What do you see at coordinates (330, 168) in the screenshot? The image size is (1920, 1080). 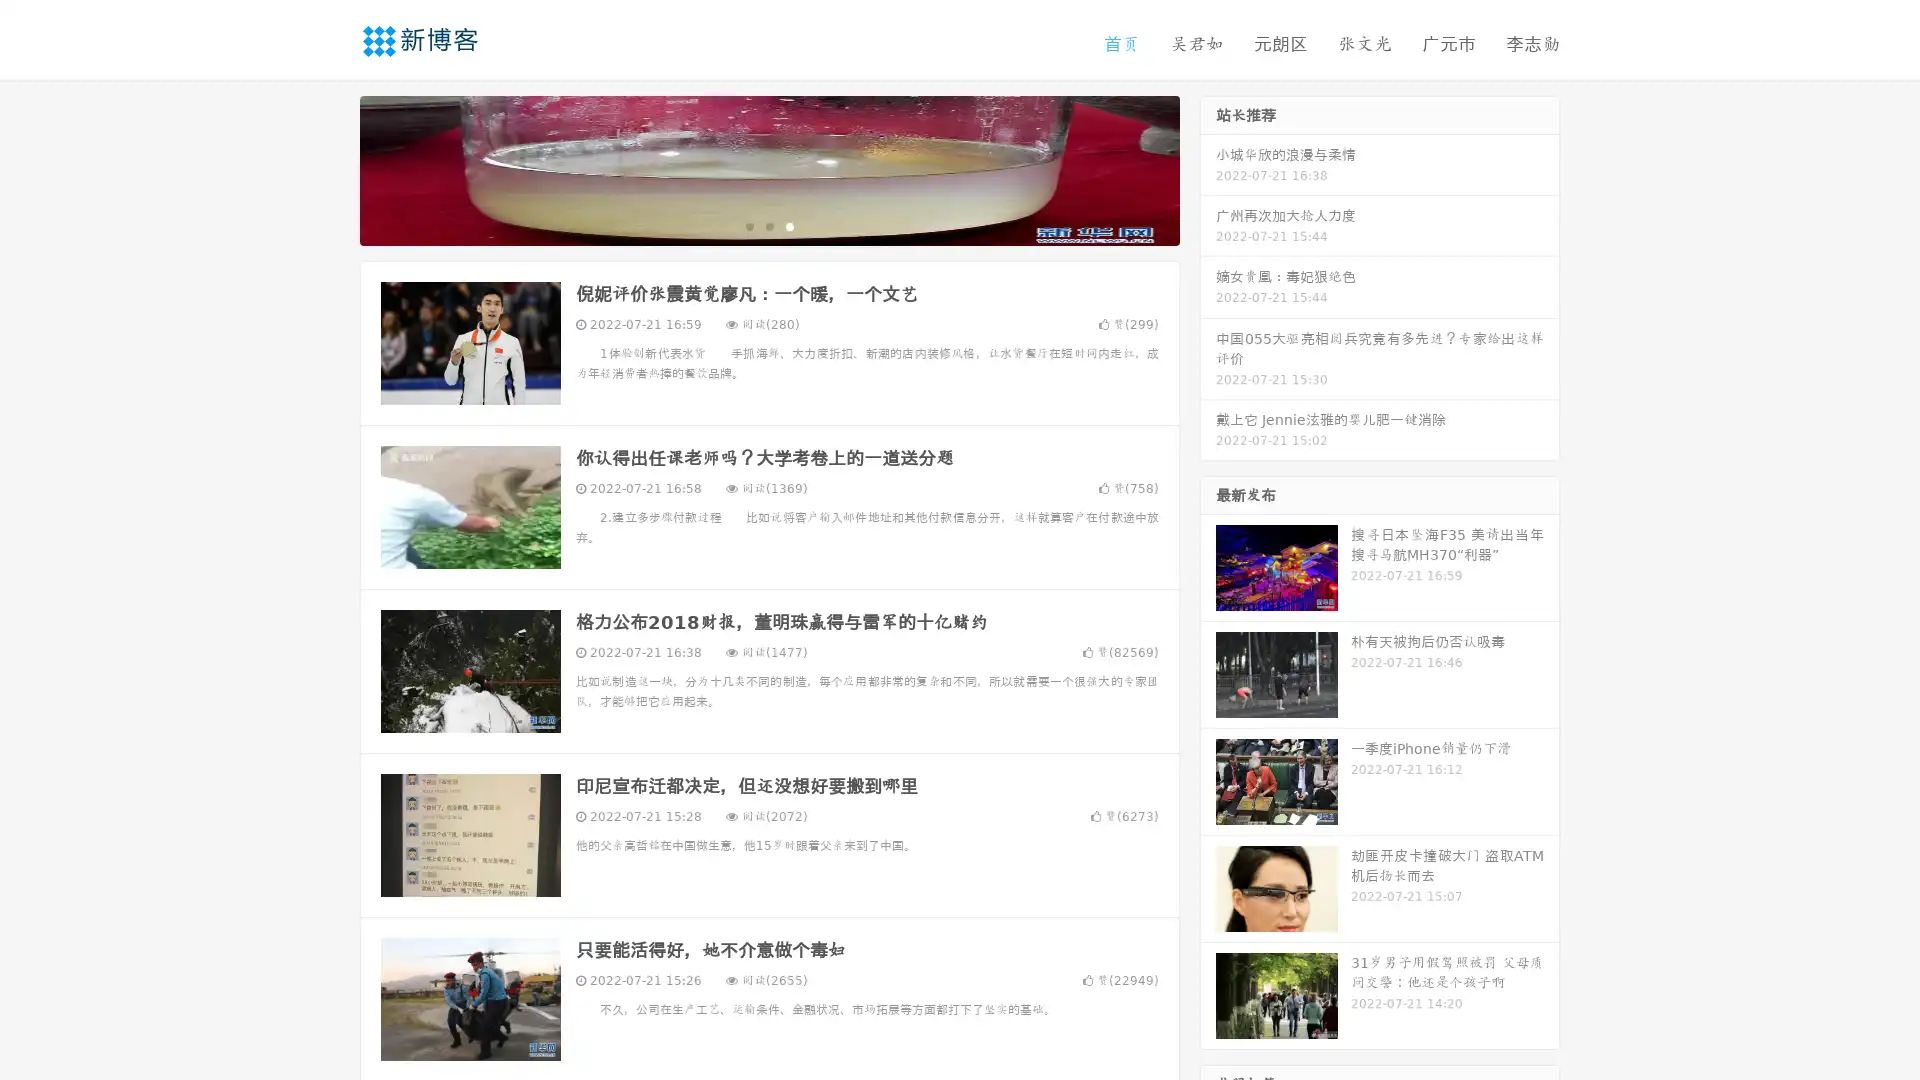 I see `Previous slide` at bounding box center [330, 168].